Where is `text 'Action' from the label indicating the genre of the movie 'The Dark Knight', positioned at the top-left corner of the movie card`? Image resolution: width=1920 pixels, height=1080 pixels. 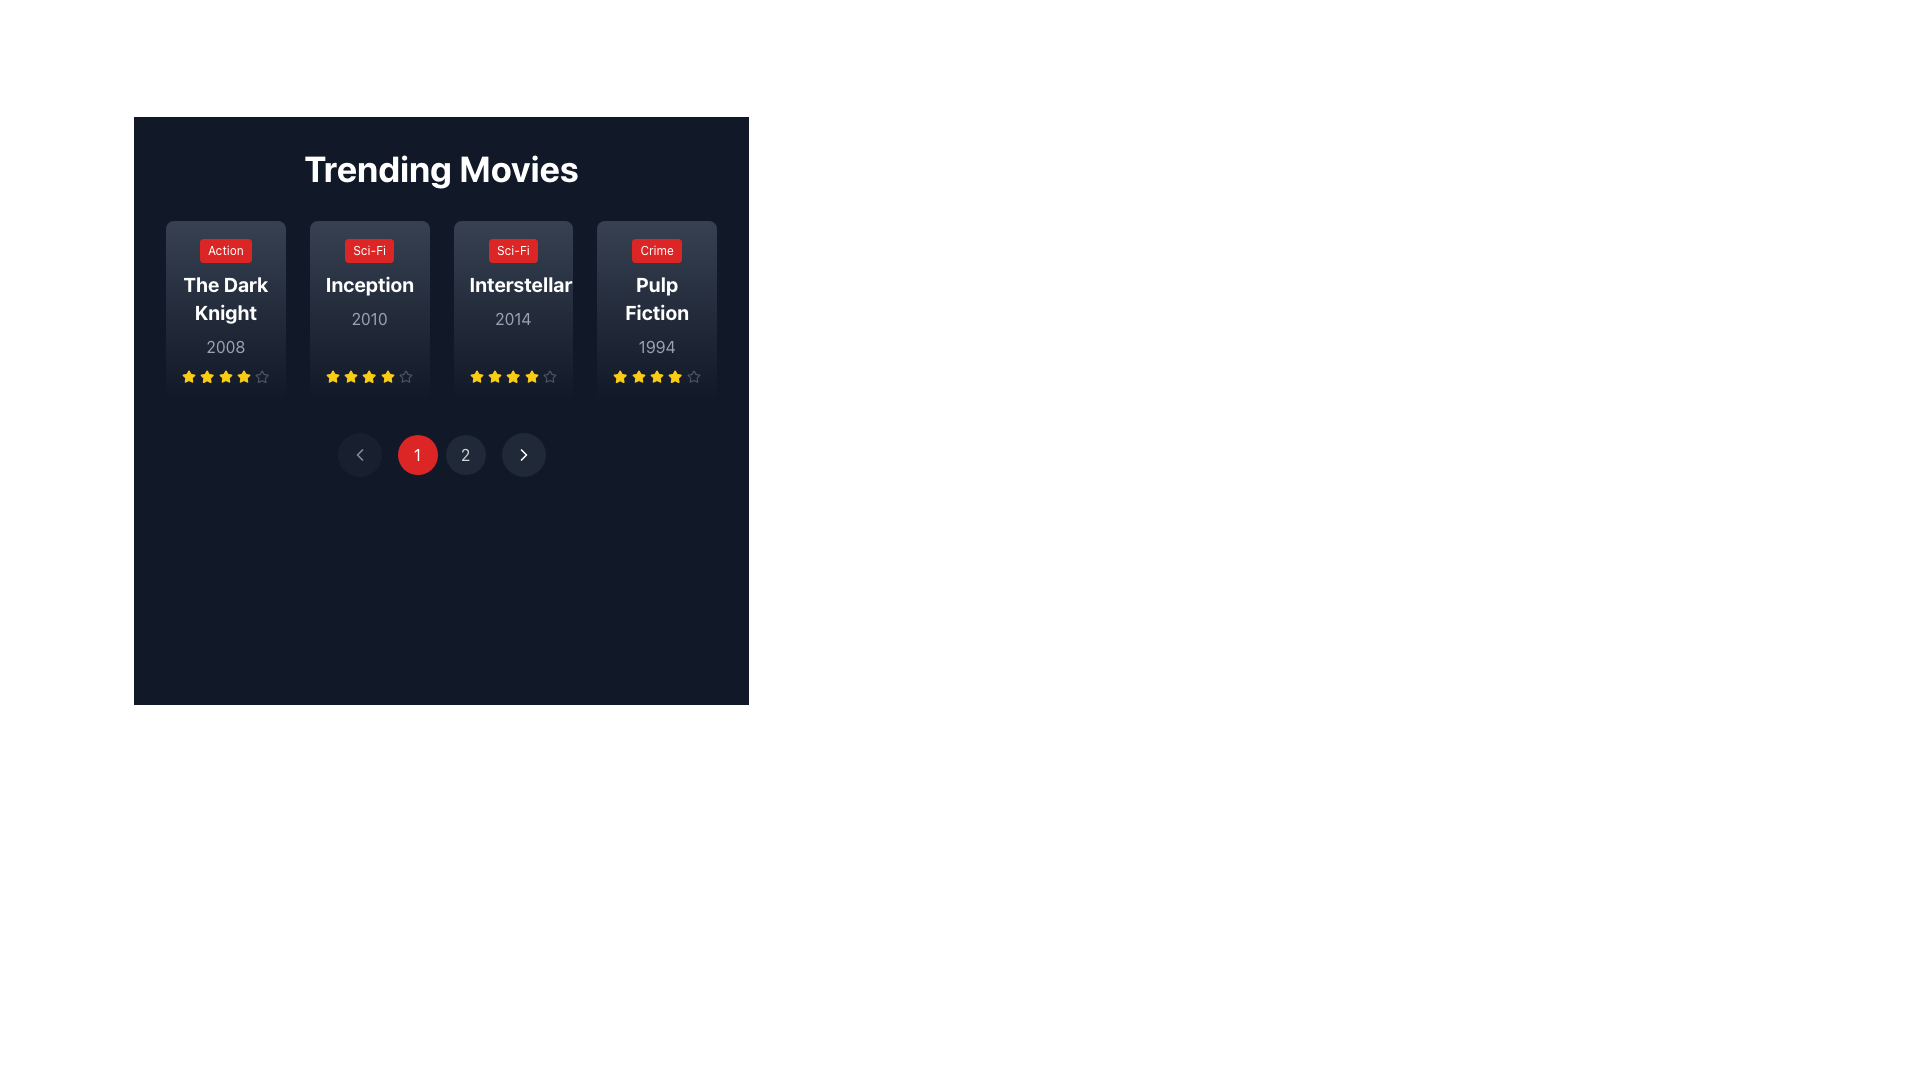 text 'Action' from the label indicating the genre of the movie 'The Dark Knight', positioned at the top-left corner of the movie card is located at coordinates (225, 249).